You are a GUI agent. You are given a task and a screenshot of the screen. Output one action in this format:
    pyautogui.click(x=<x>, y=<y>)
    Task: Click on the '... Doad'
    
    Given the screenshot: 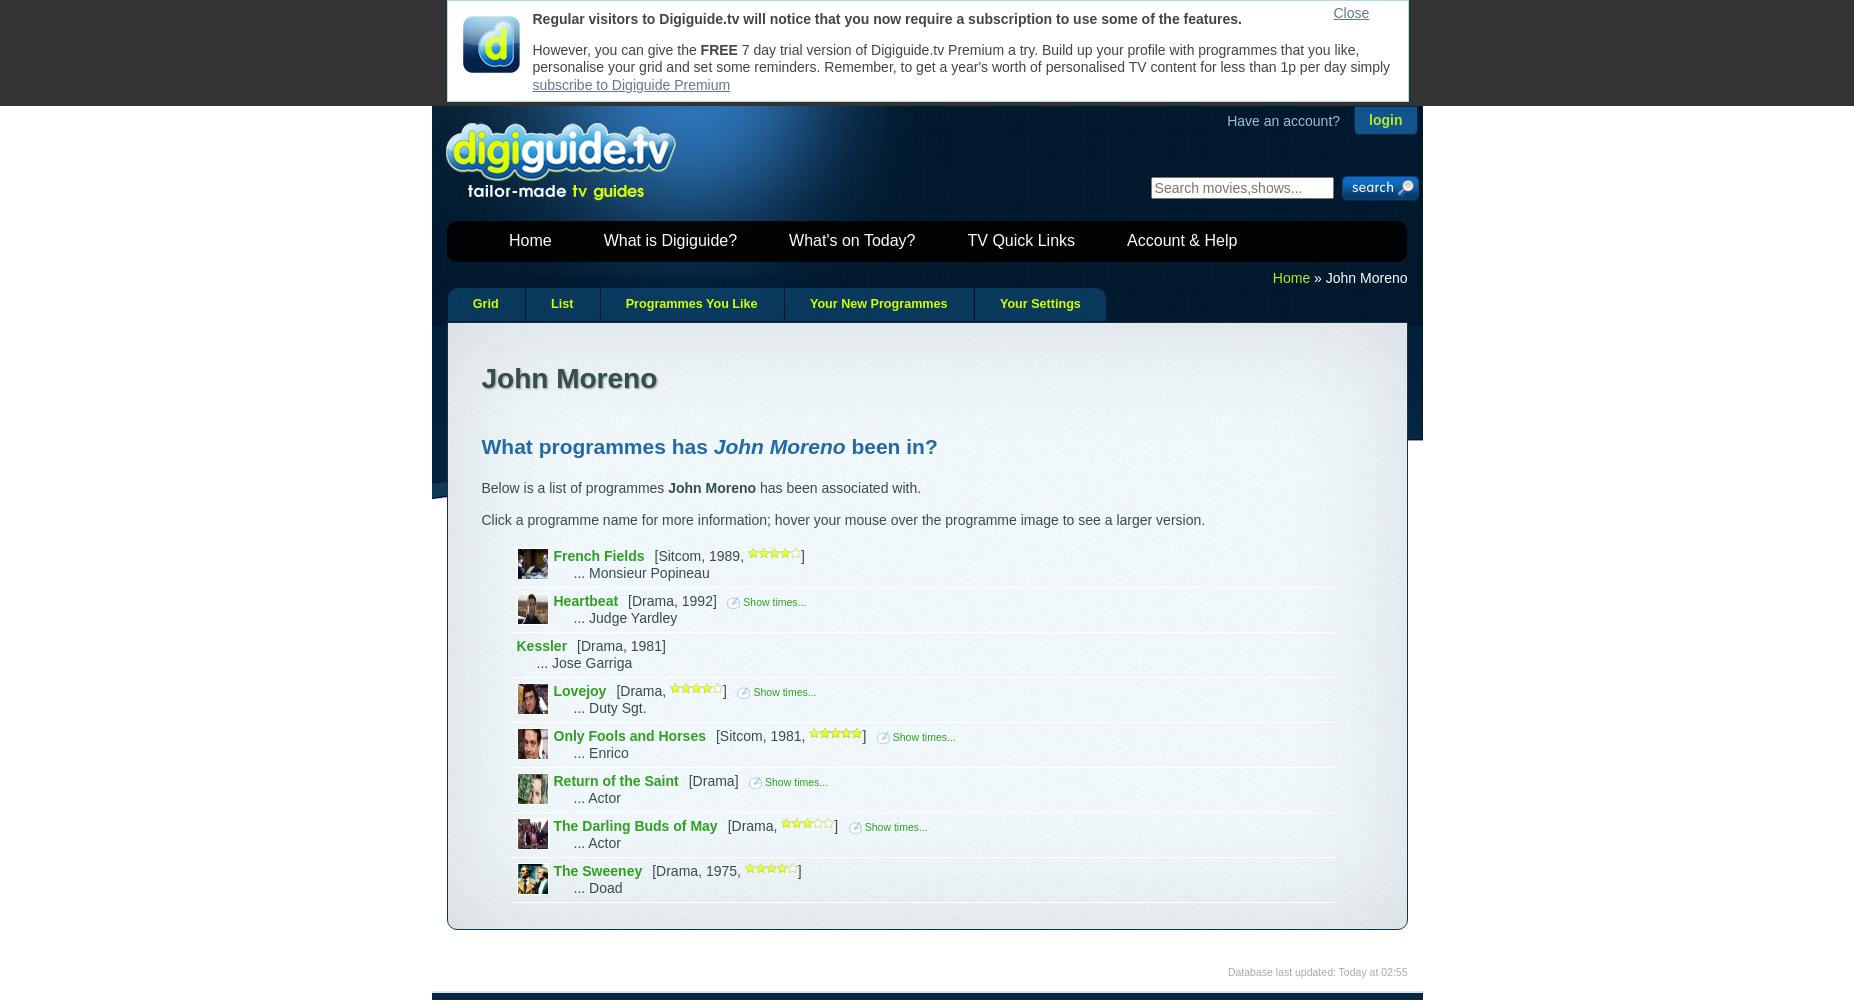 What is the action you would take?
    pyautogui.click(x=597, y=888)
    